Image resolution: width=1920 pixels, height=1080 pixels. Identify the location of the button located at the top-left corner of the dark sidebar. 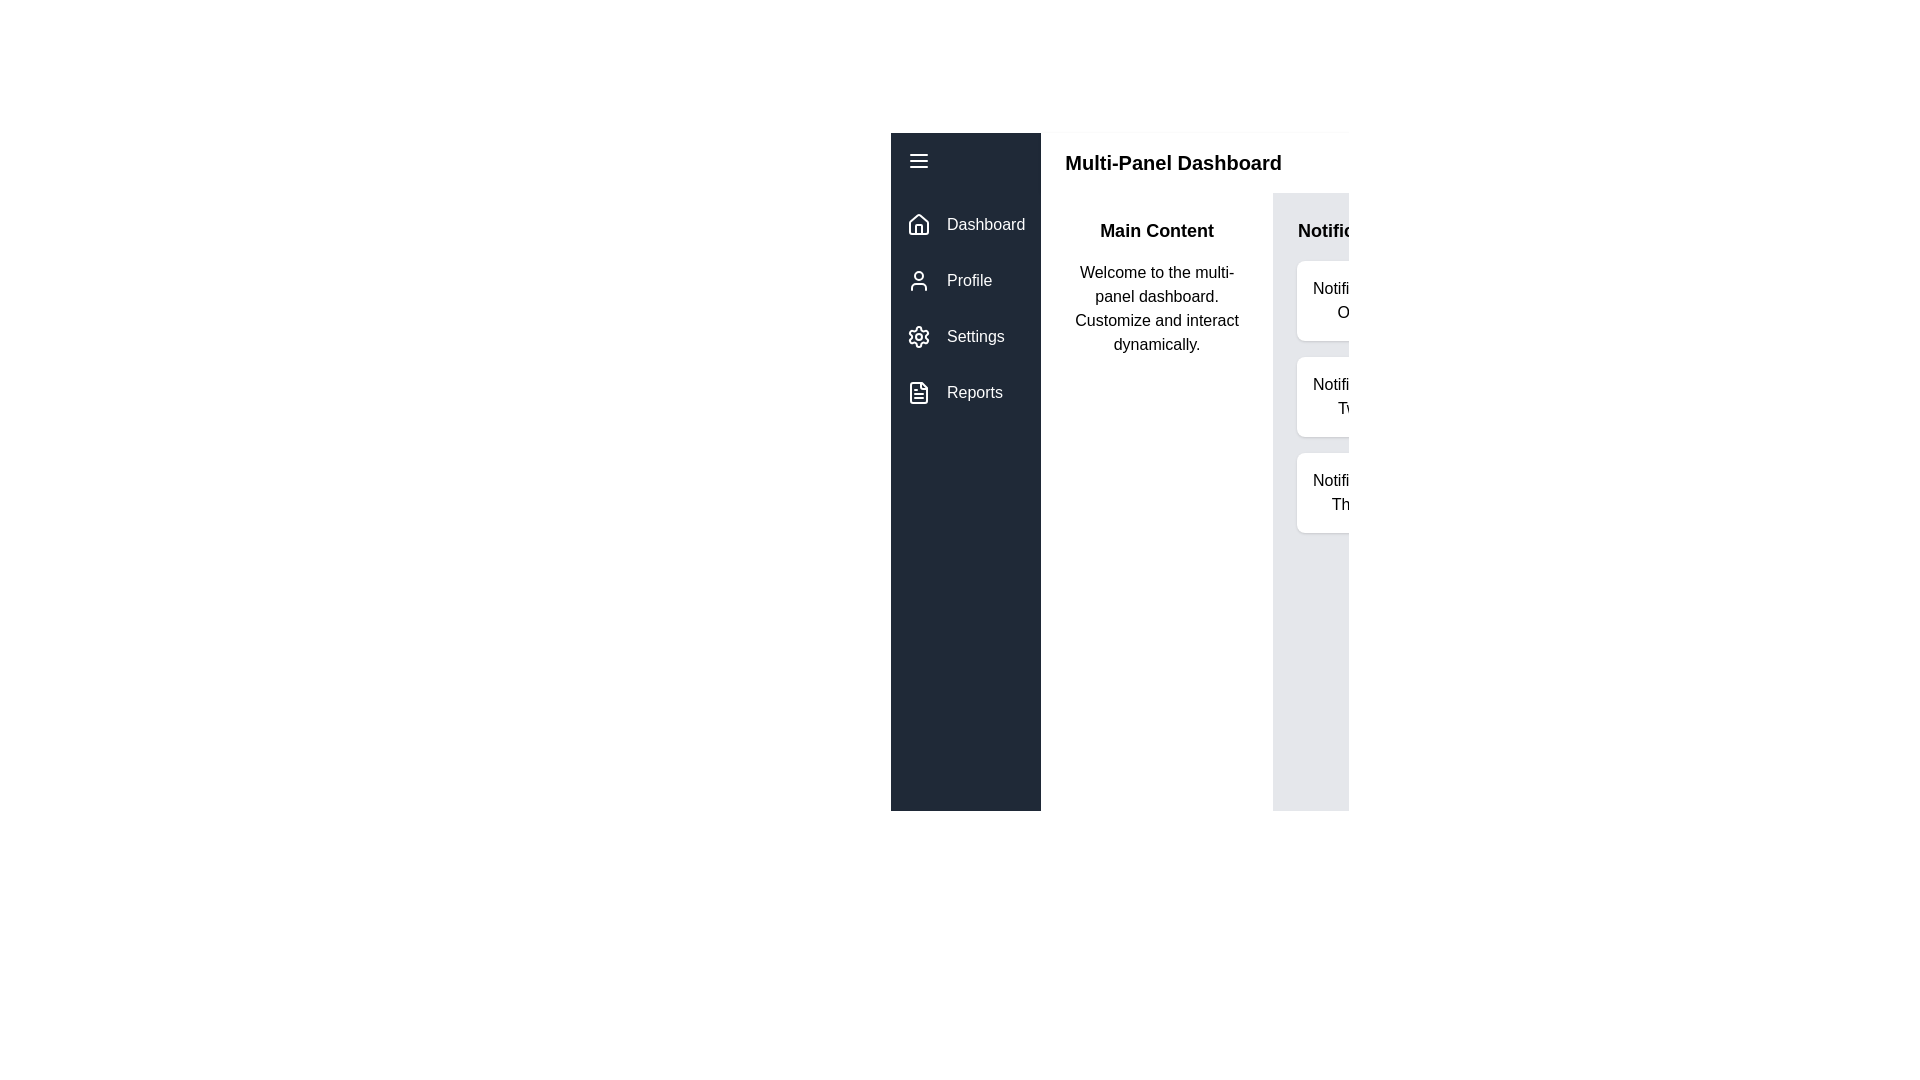
(917, 160).